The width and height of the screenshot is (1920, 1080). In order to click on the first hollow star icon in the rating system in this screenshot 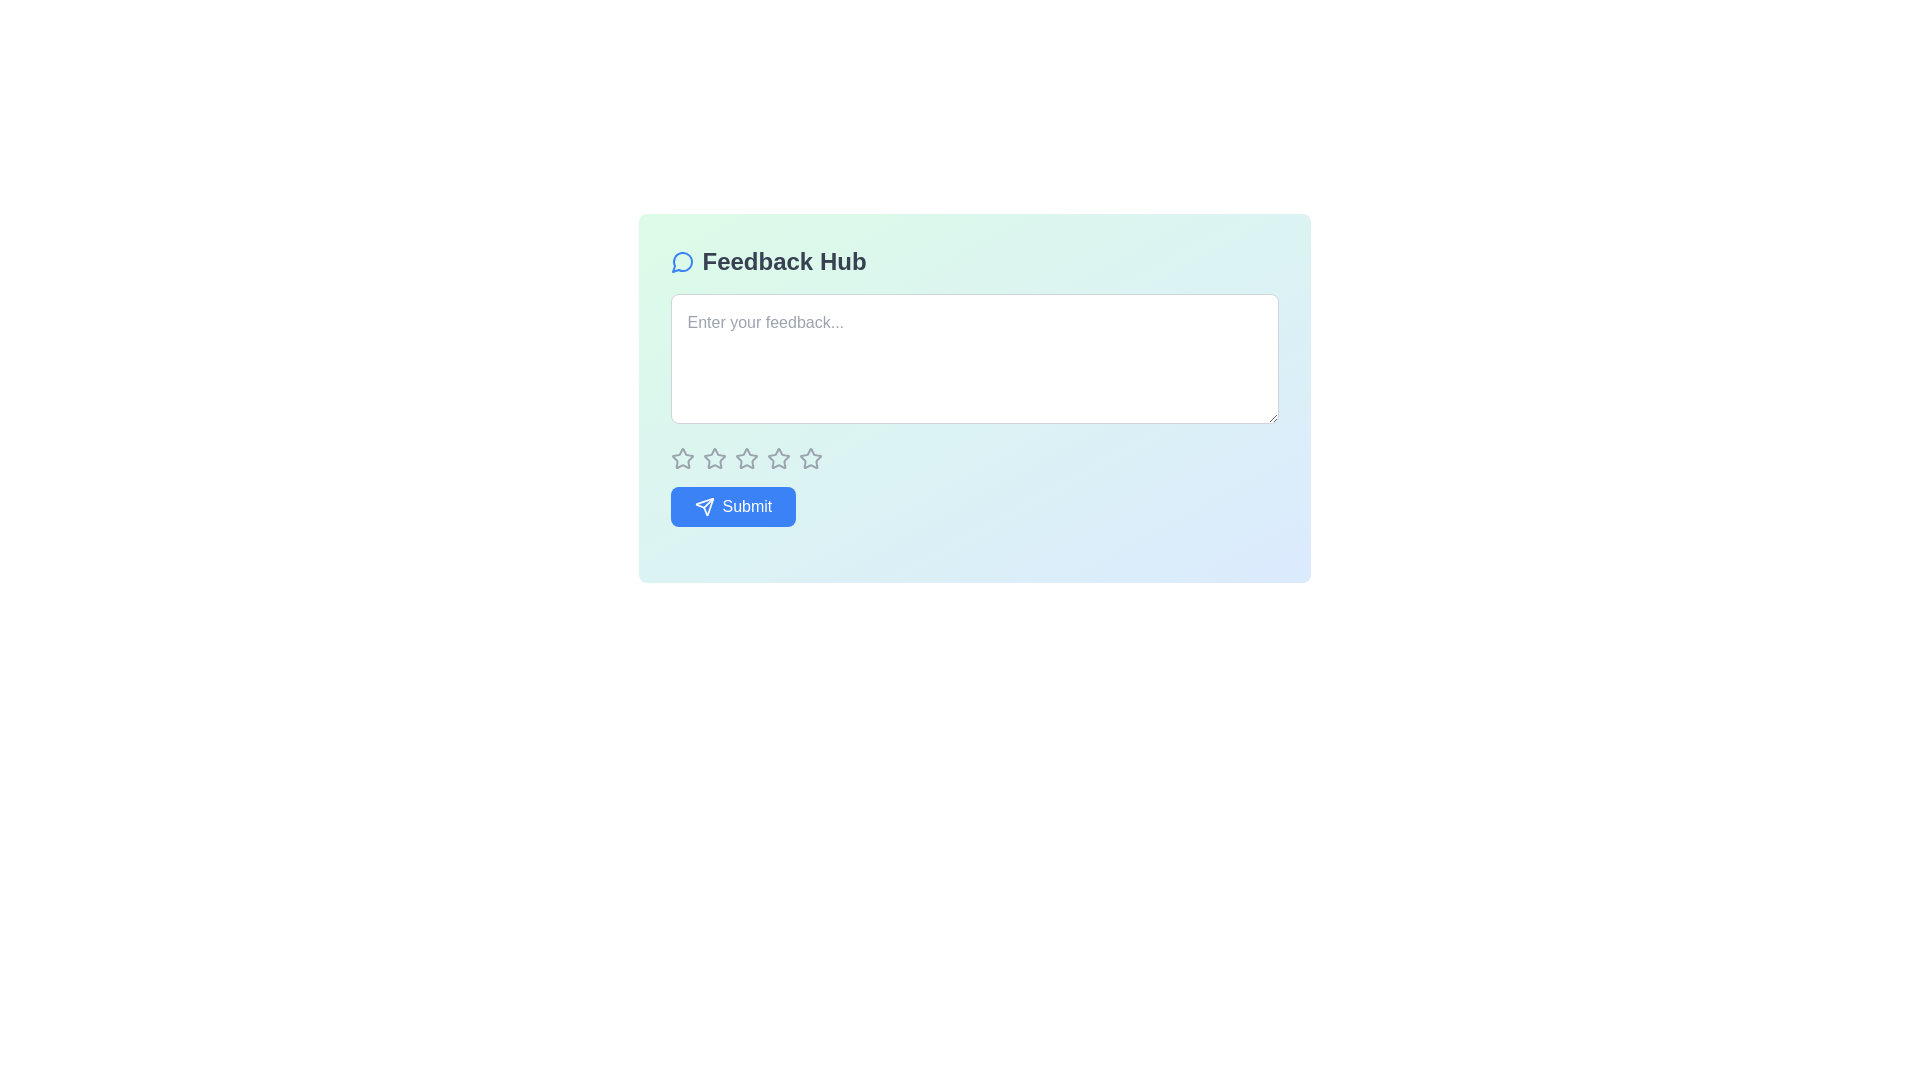, I will do `click(682, 458)`.